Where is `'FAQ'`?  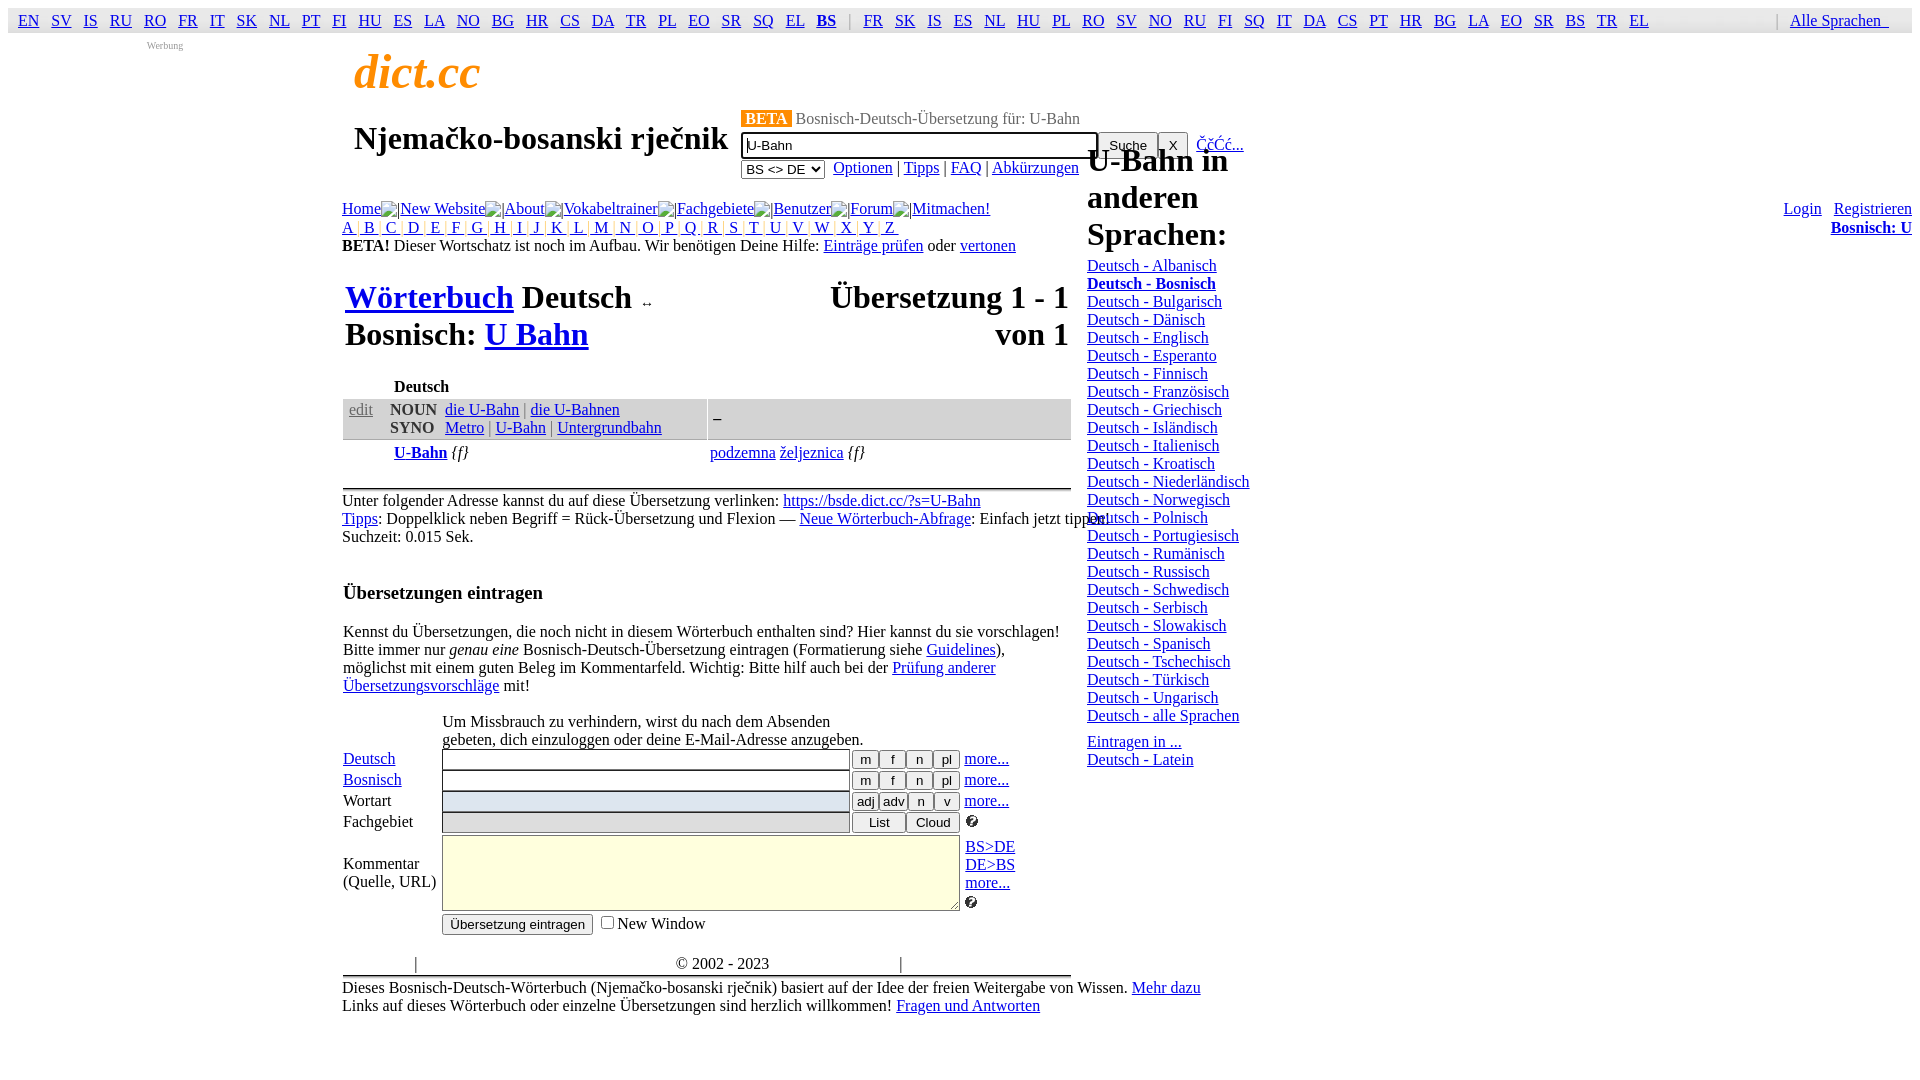
'FAQ' is located at coordinates (949, 166).